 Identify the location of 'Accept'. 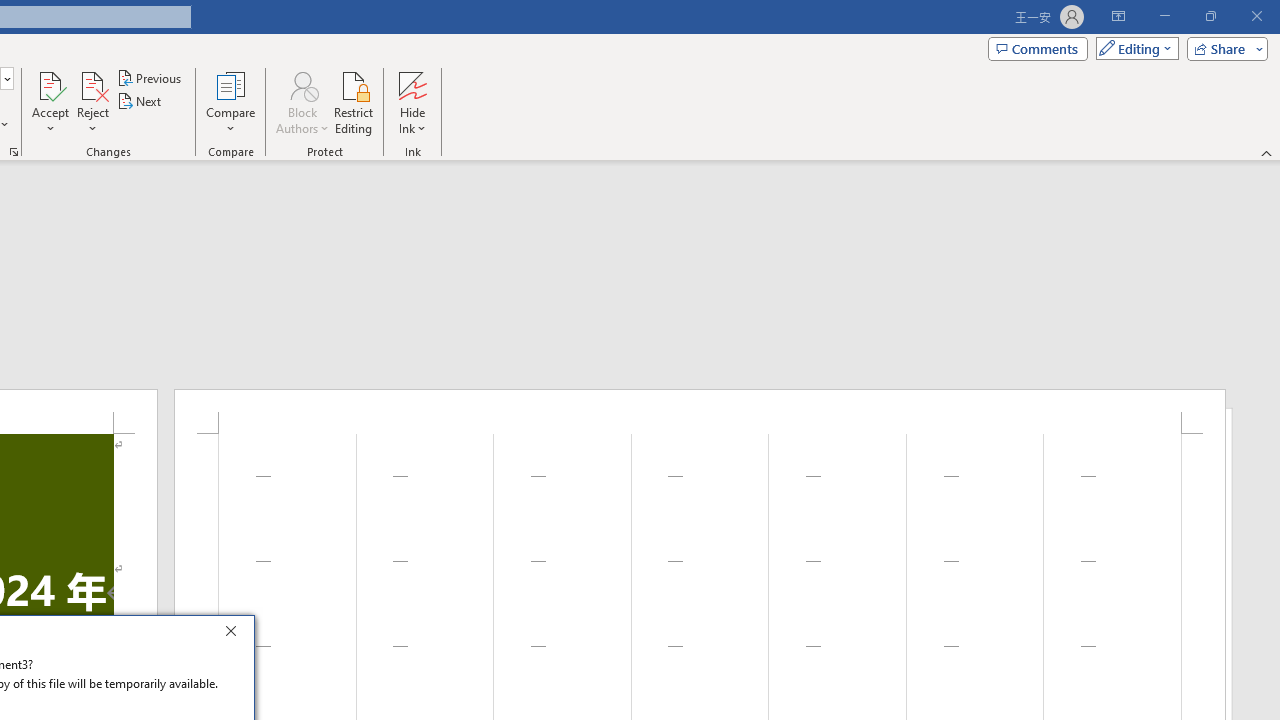
(50, 103).